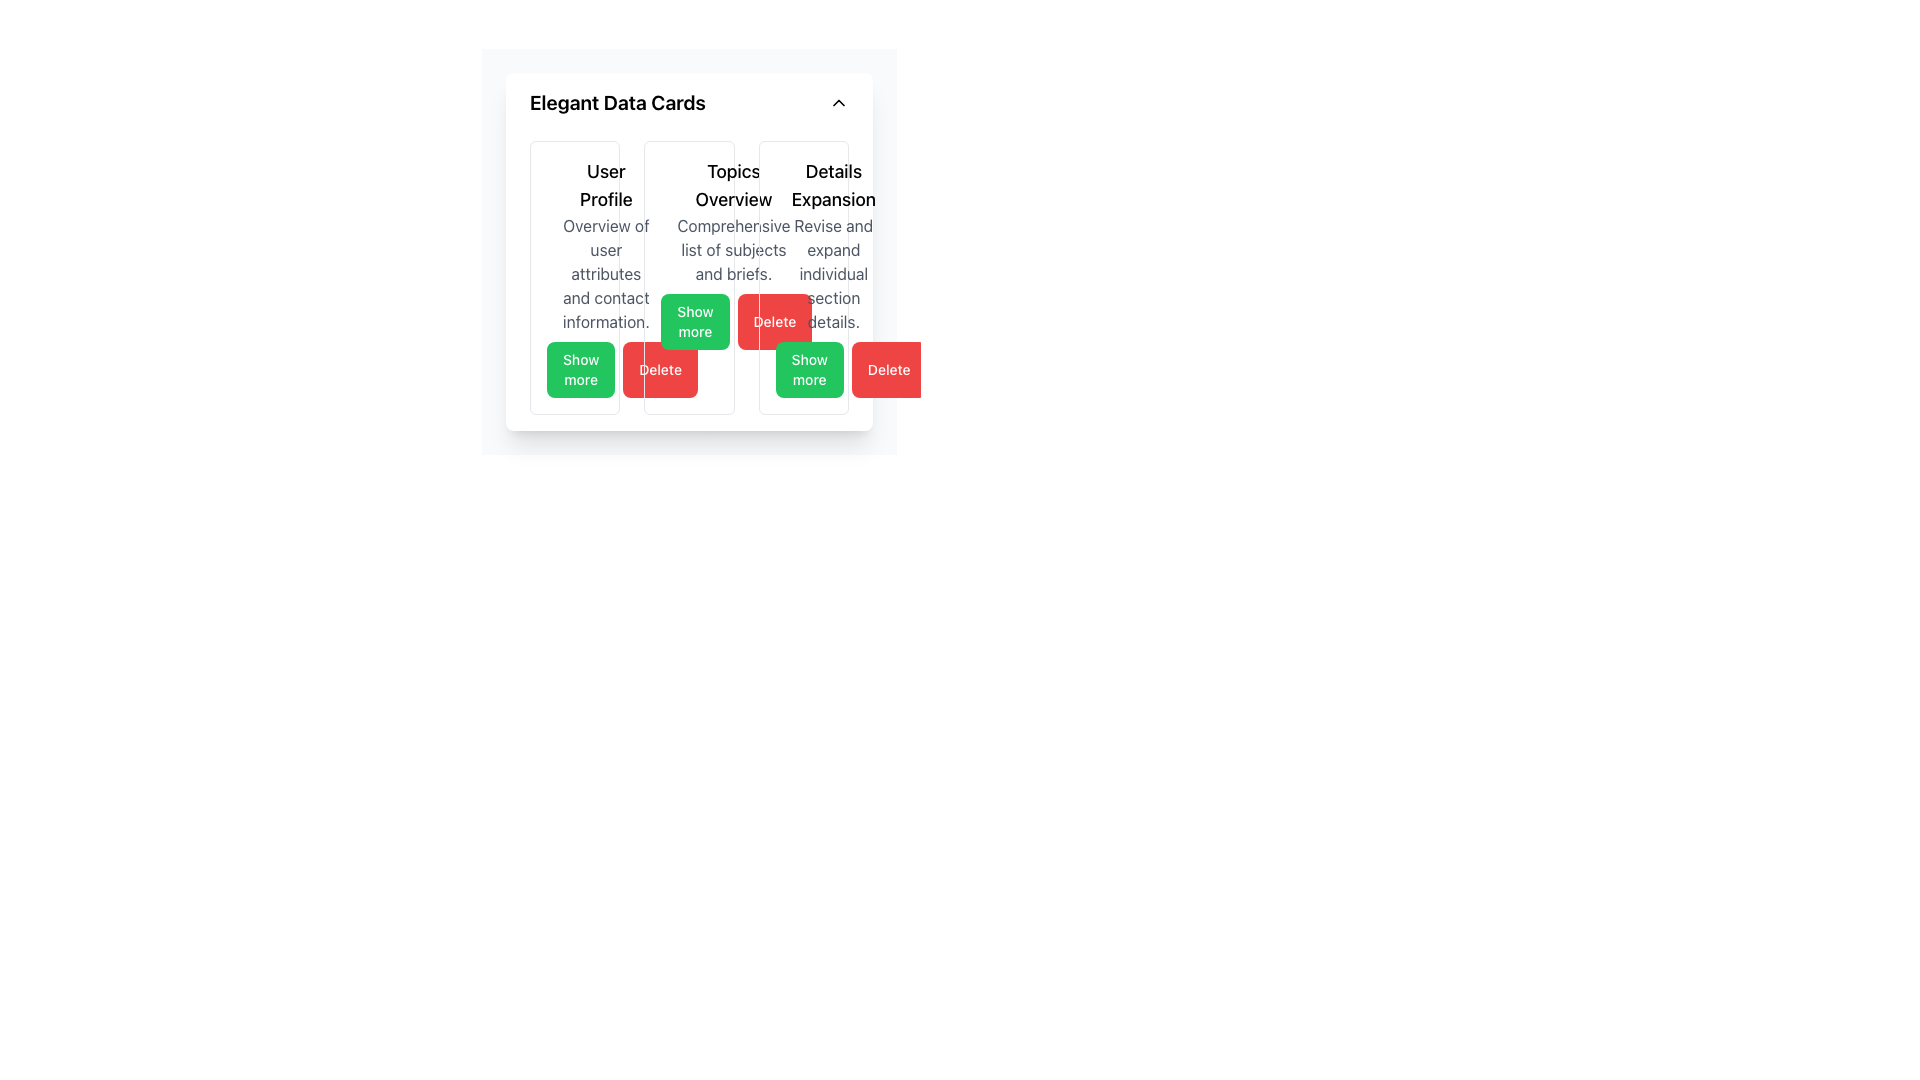 This screenshot has height=1080, width=1920. I want to click on the Chevron Up icon located in the top-right corner of the 'Elegant Data Cards' panel, so click(839, 103).